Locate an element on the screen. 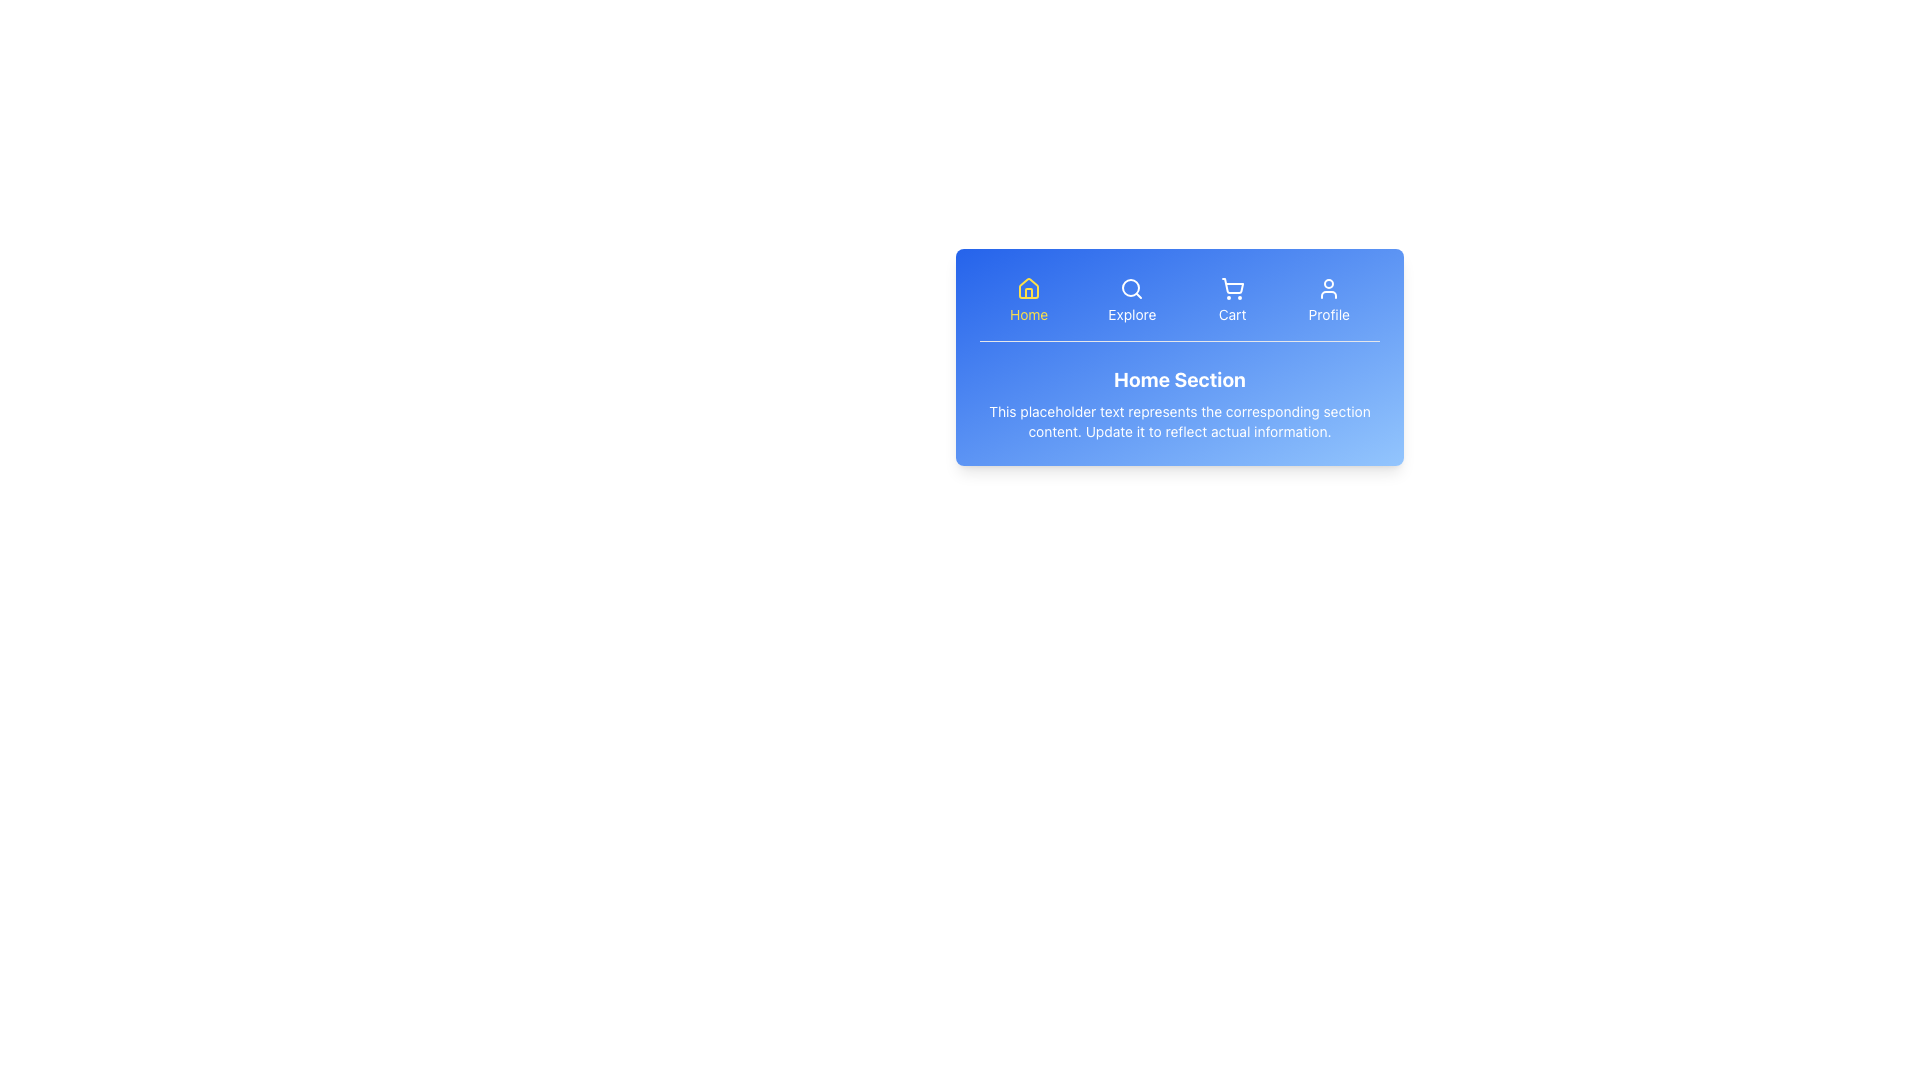 This screenshot has height=1080, width=1920. the house icon in the navigation bar is located at coordinates (1029, 289).